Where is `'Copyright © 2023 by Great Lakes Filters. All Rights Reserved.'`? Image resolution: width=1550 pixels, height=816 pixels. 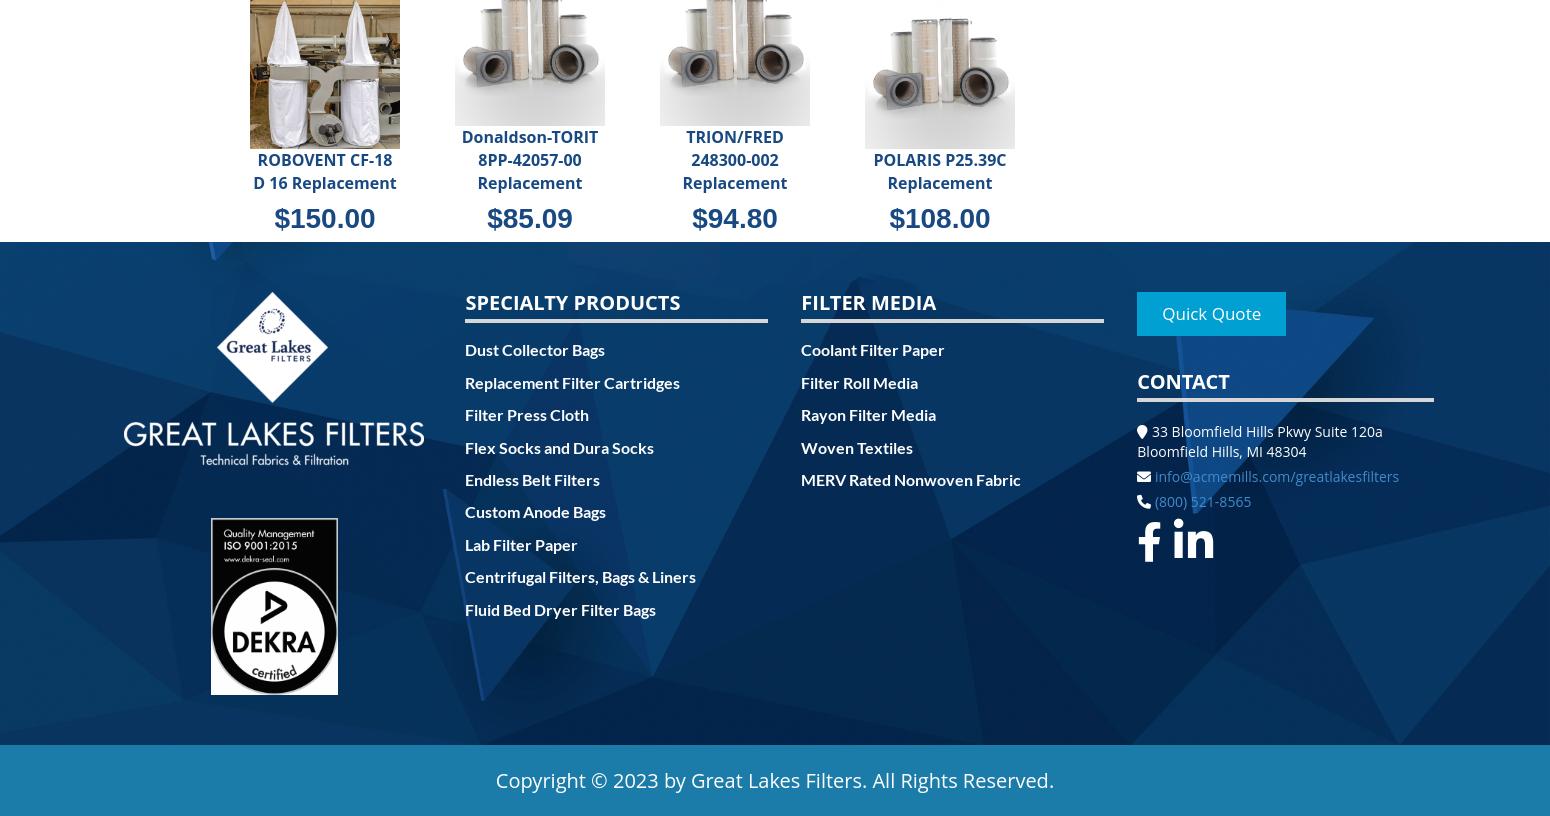
'Copyright © 2023 by Great Lakes Filters. All Rights Reserved.' is located at coordinates (774, 780).